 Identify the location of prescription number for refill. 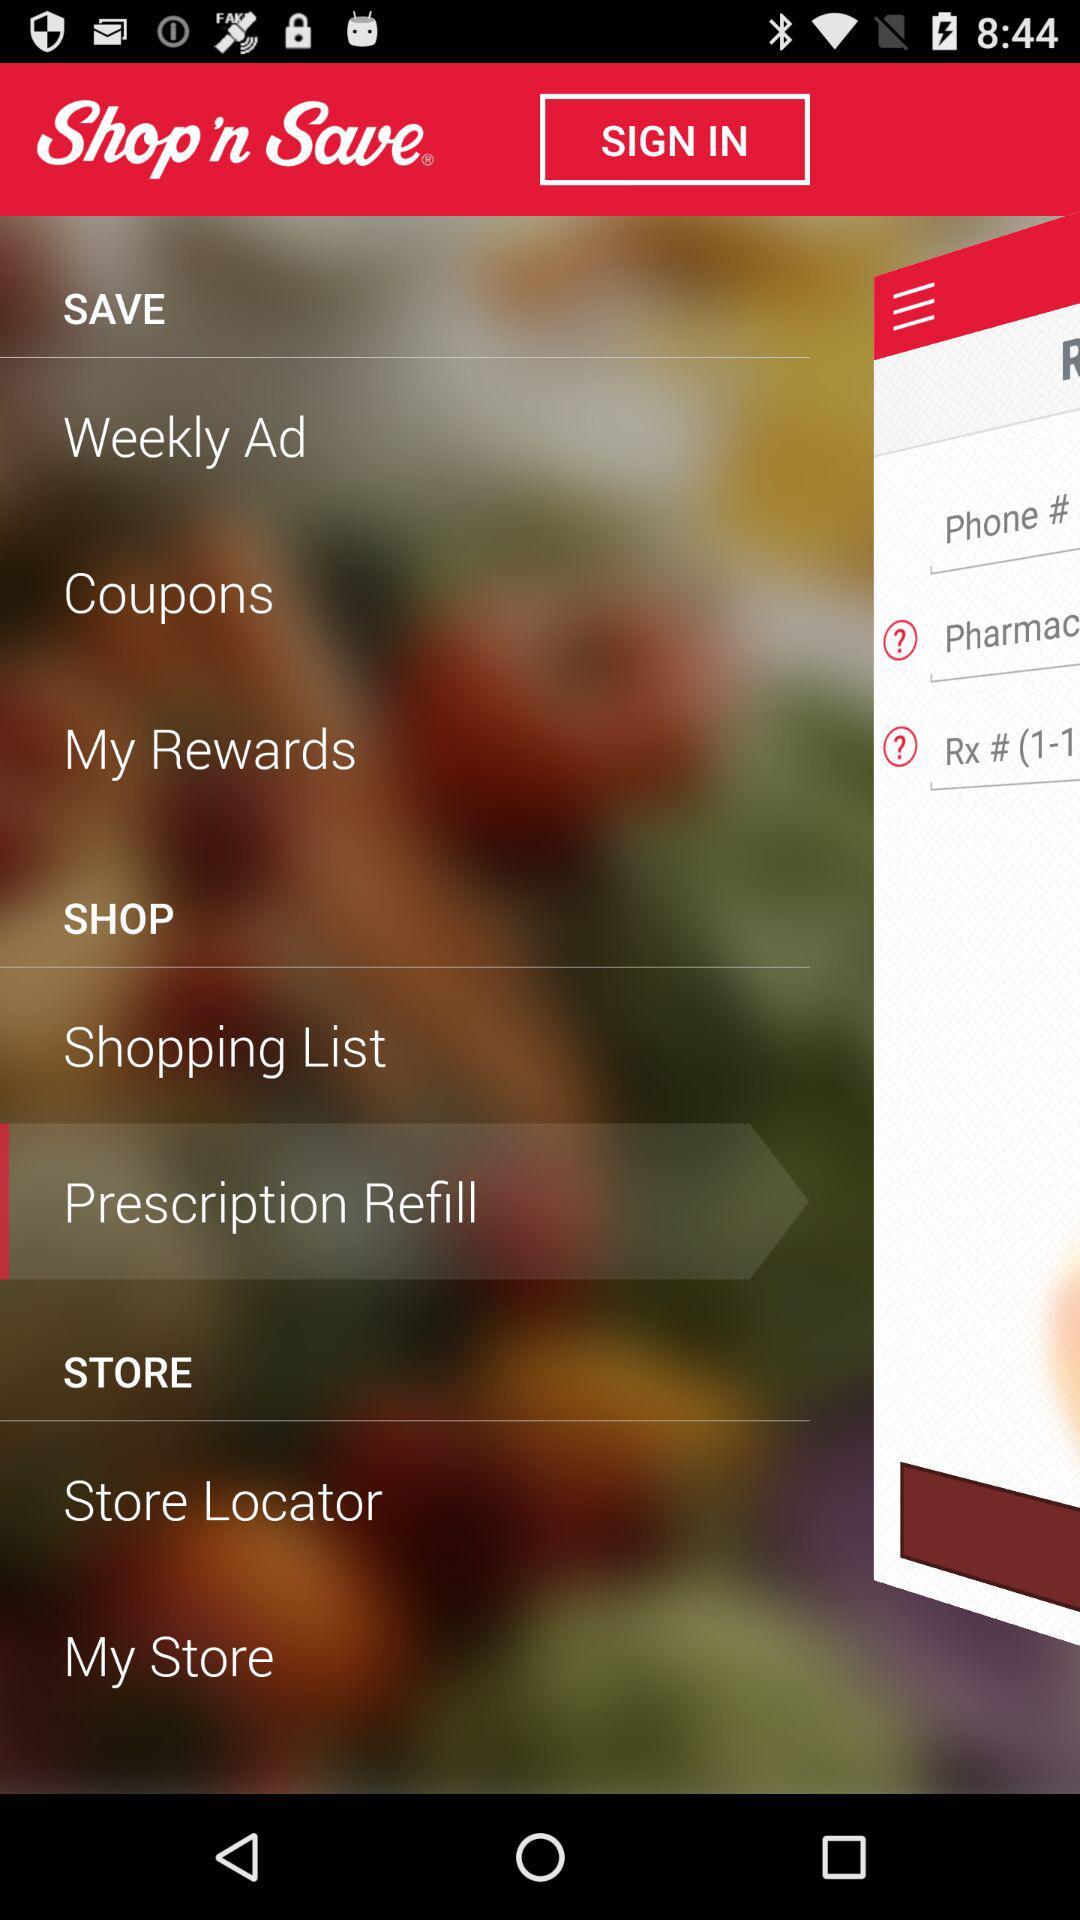
(1012, 737).